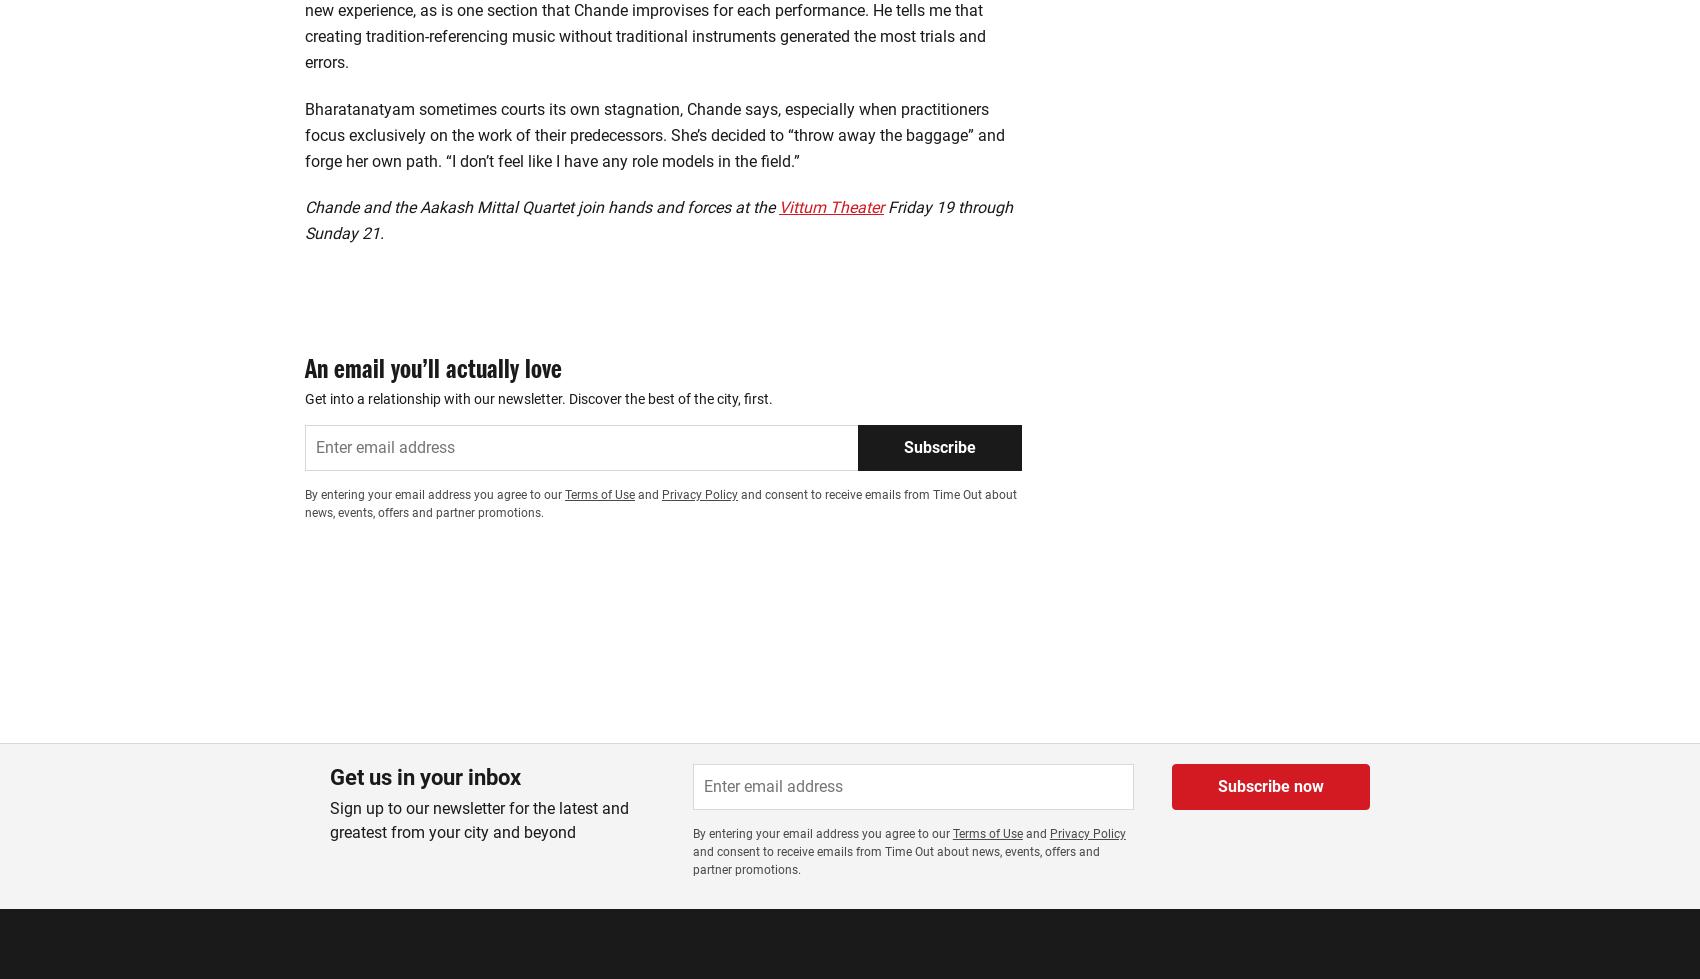 Image resolution: width=1700 pixels, height=979 pixels. I want to click on 'Friday 19 through Sunday 21.', so click(658, 129).